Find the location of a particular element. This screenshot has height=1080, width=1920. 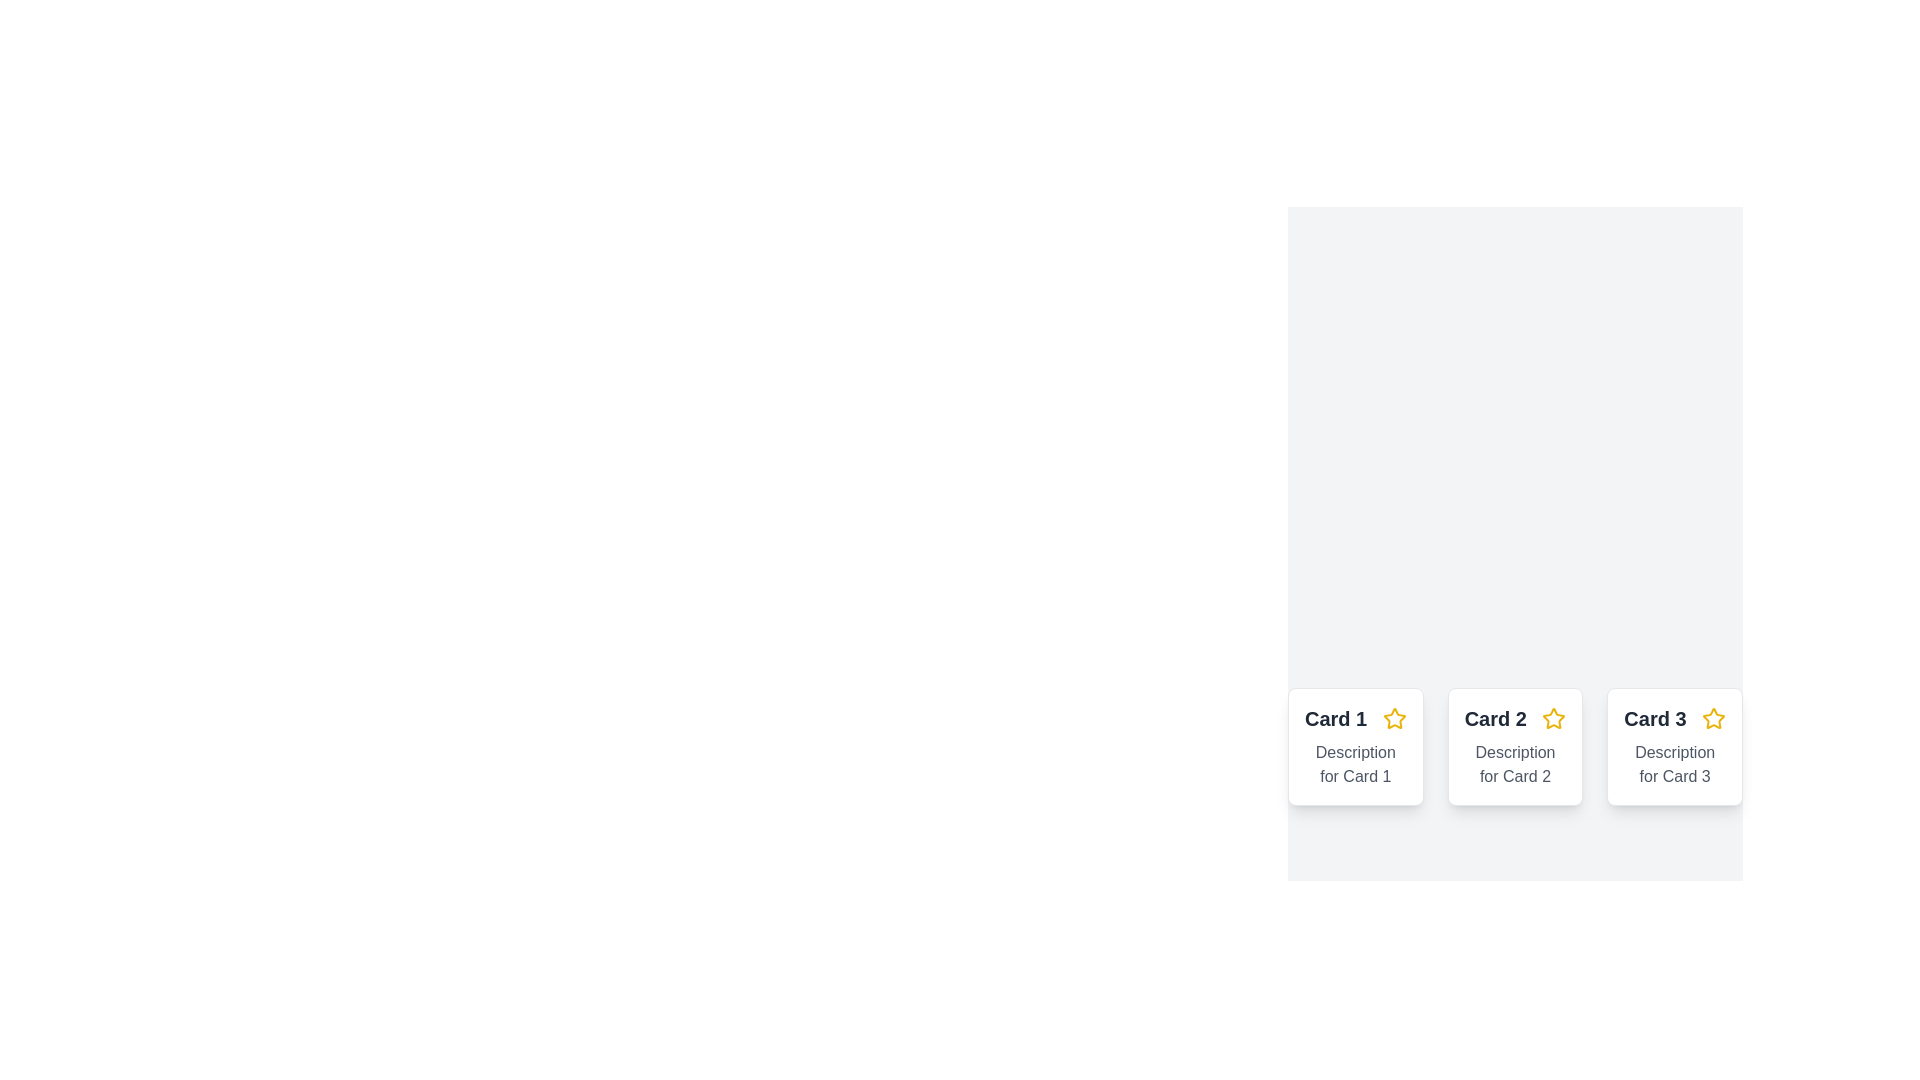

the composite element containing the title 'Card 1' and the yellow star icon, which is the leftmost card in the horizontal list of cards is located at coordinates (1355, 717).